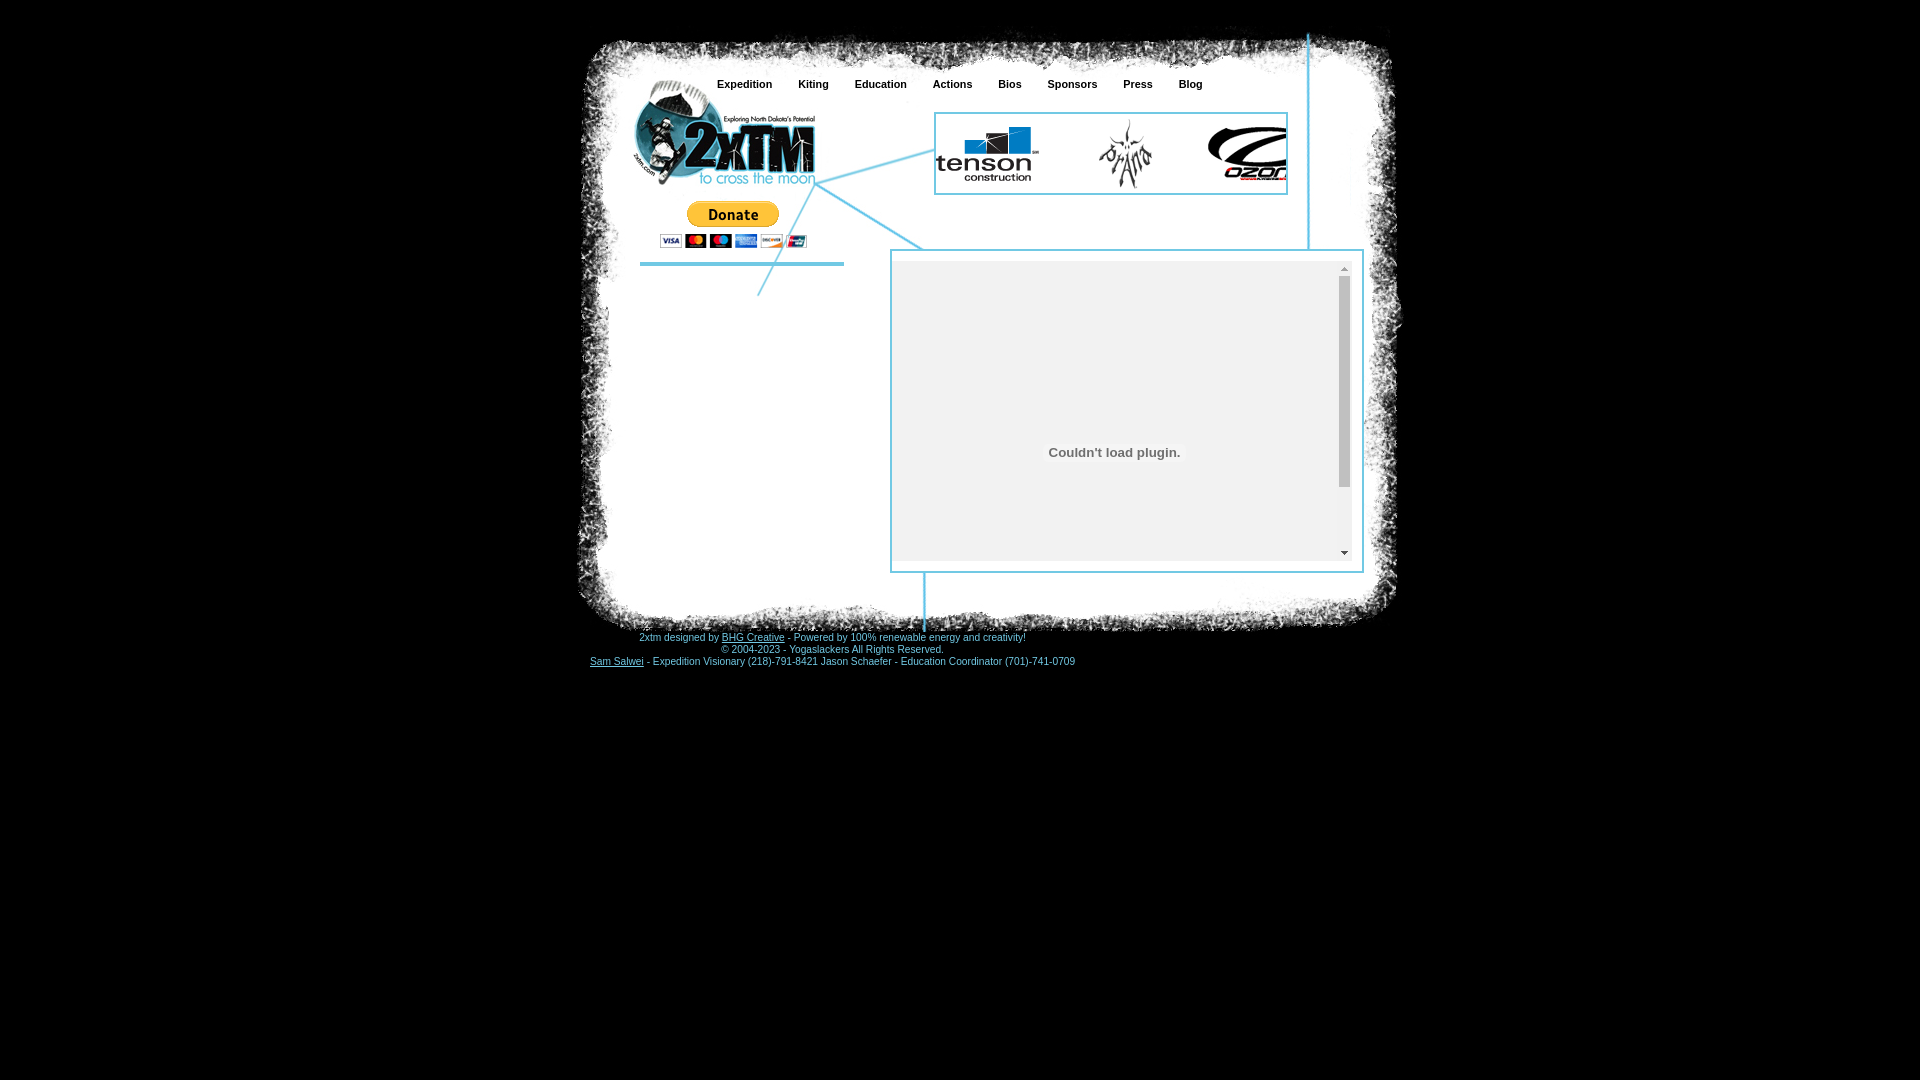 The height and width of the screenshot is (1080, 1920). Describe the element at coordinates (616, 661) in the screenshot. I see `'Sam Salwei'` at that location.